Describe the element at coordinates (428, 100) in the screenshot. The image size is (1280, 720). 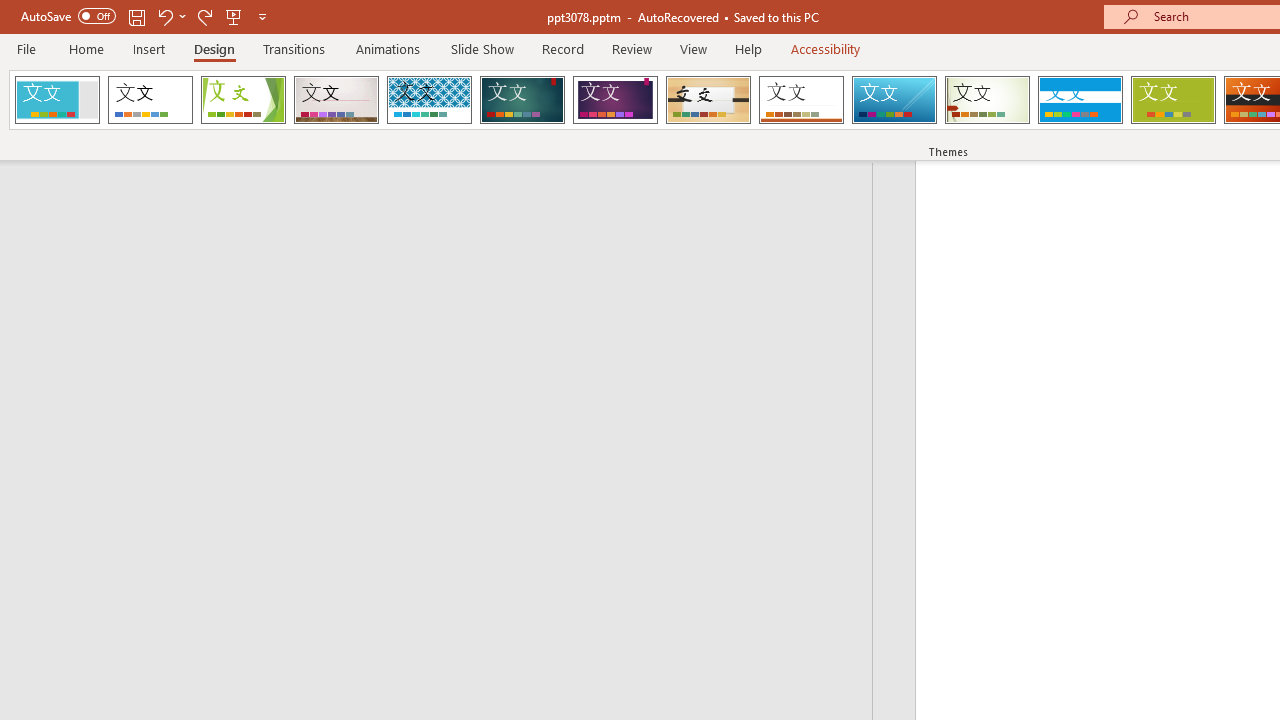
I see `'Integral'` at that location.